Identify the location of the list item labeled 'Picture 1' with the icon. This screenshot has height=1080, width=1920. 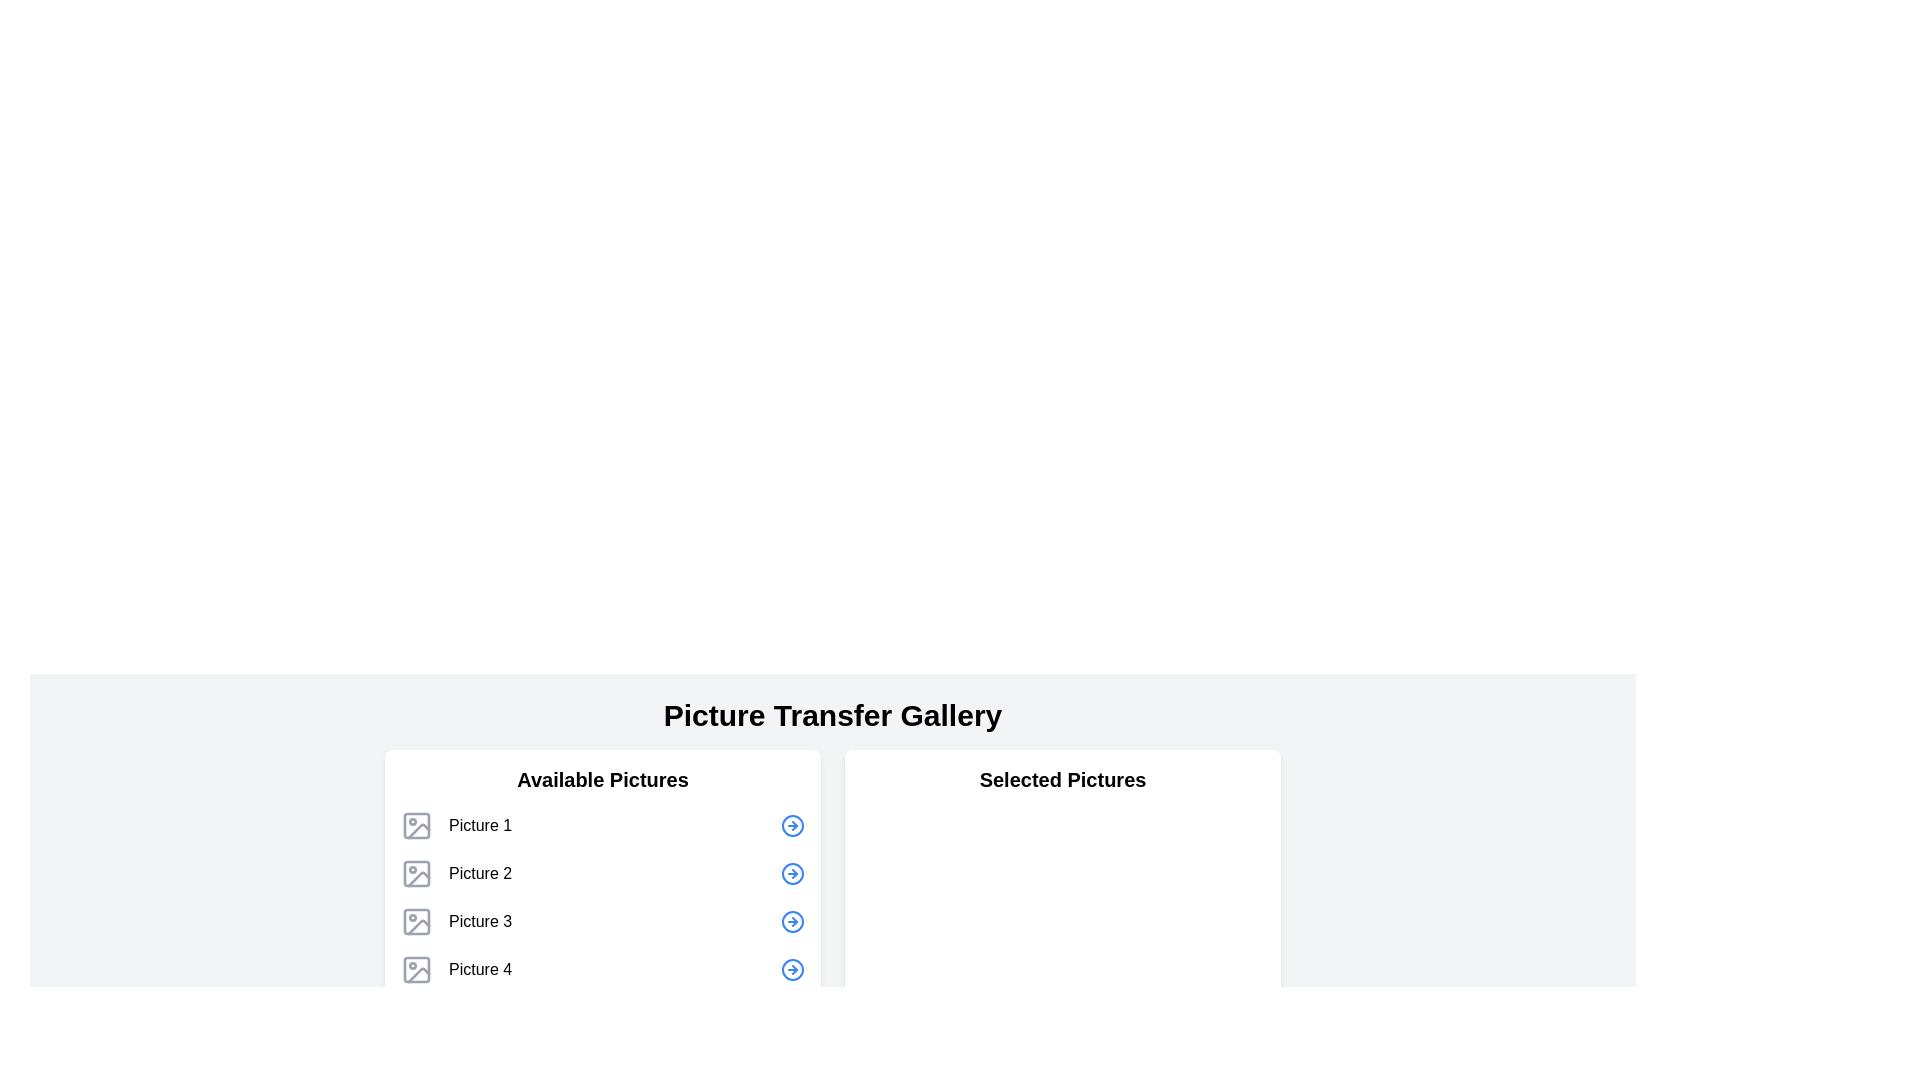
(455, 825).